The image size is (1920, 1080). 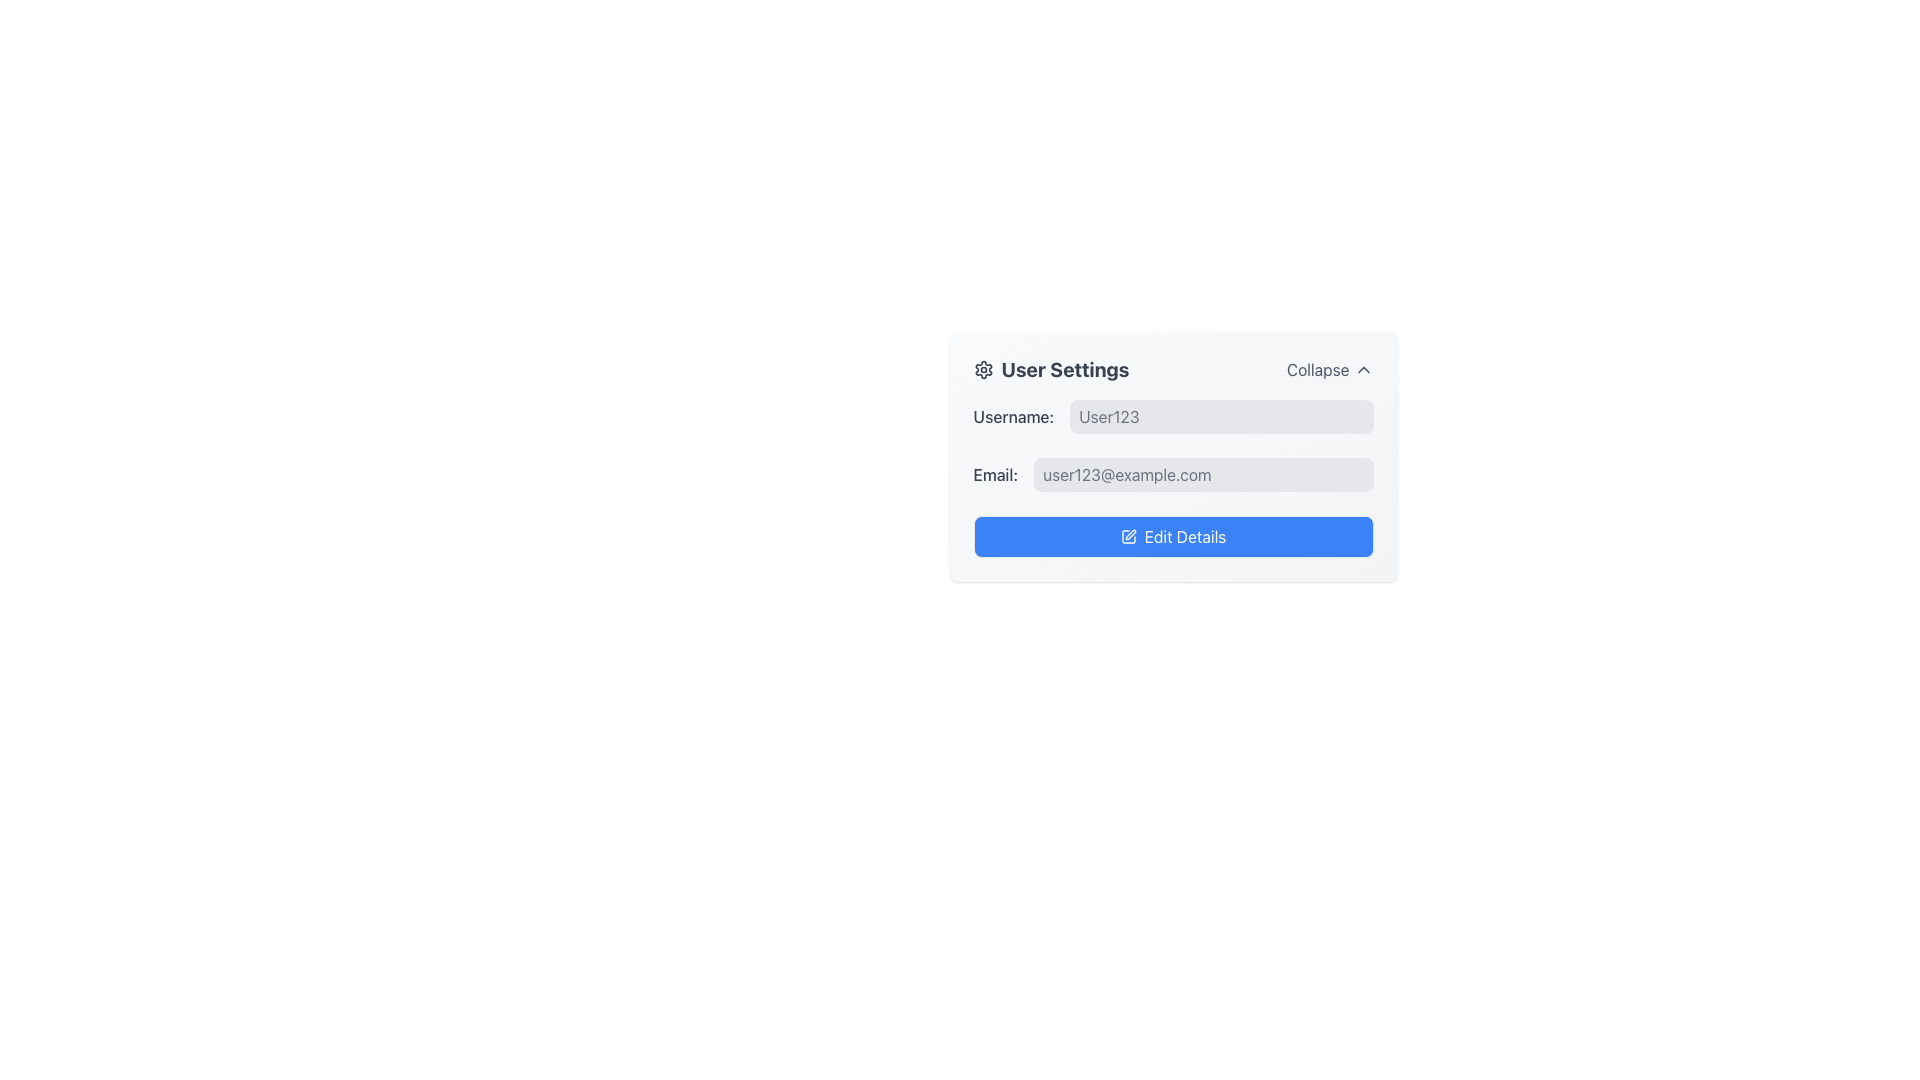 What do you see at coordinates (1050, 370) in the screenshot?
I see `the 'User Settings' text label, which is a bold, extra-large header located adjacent to the gear icon in the top section of the settings panel` at bounding box center [1050, 370].